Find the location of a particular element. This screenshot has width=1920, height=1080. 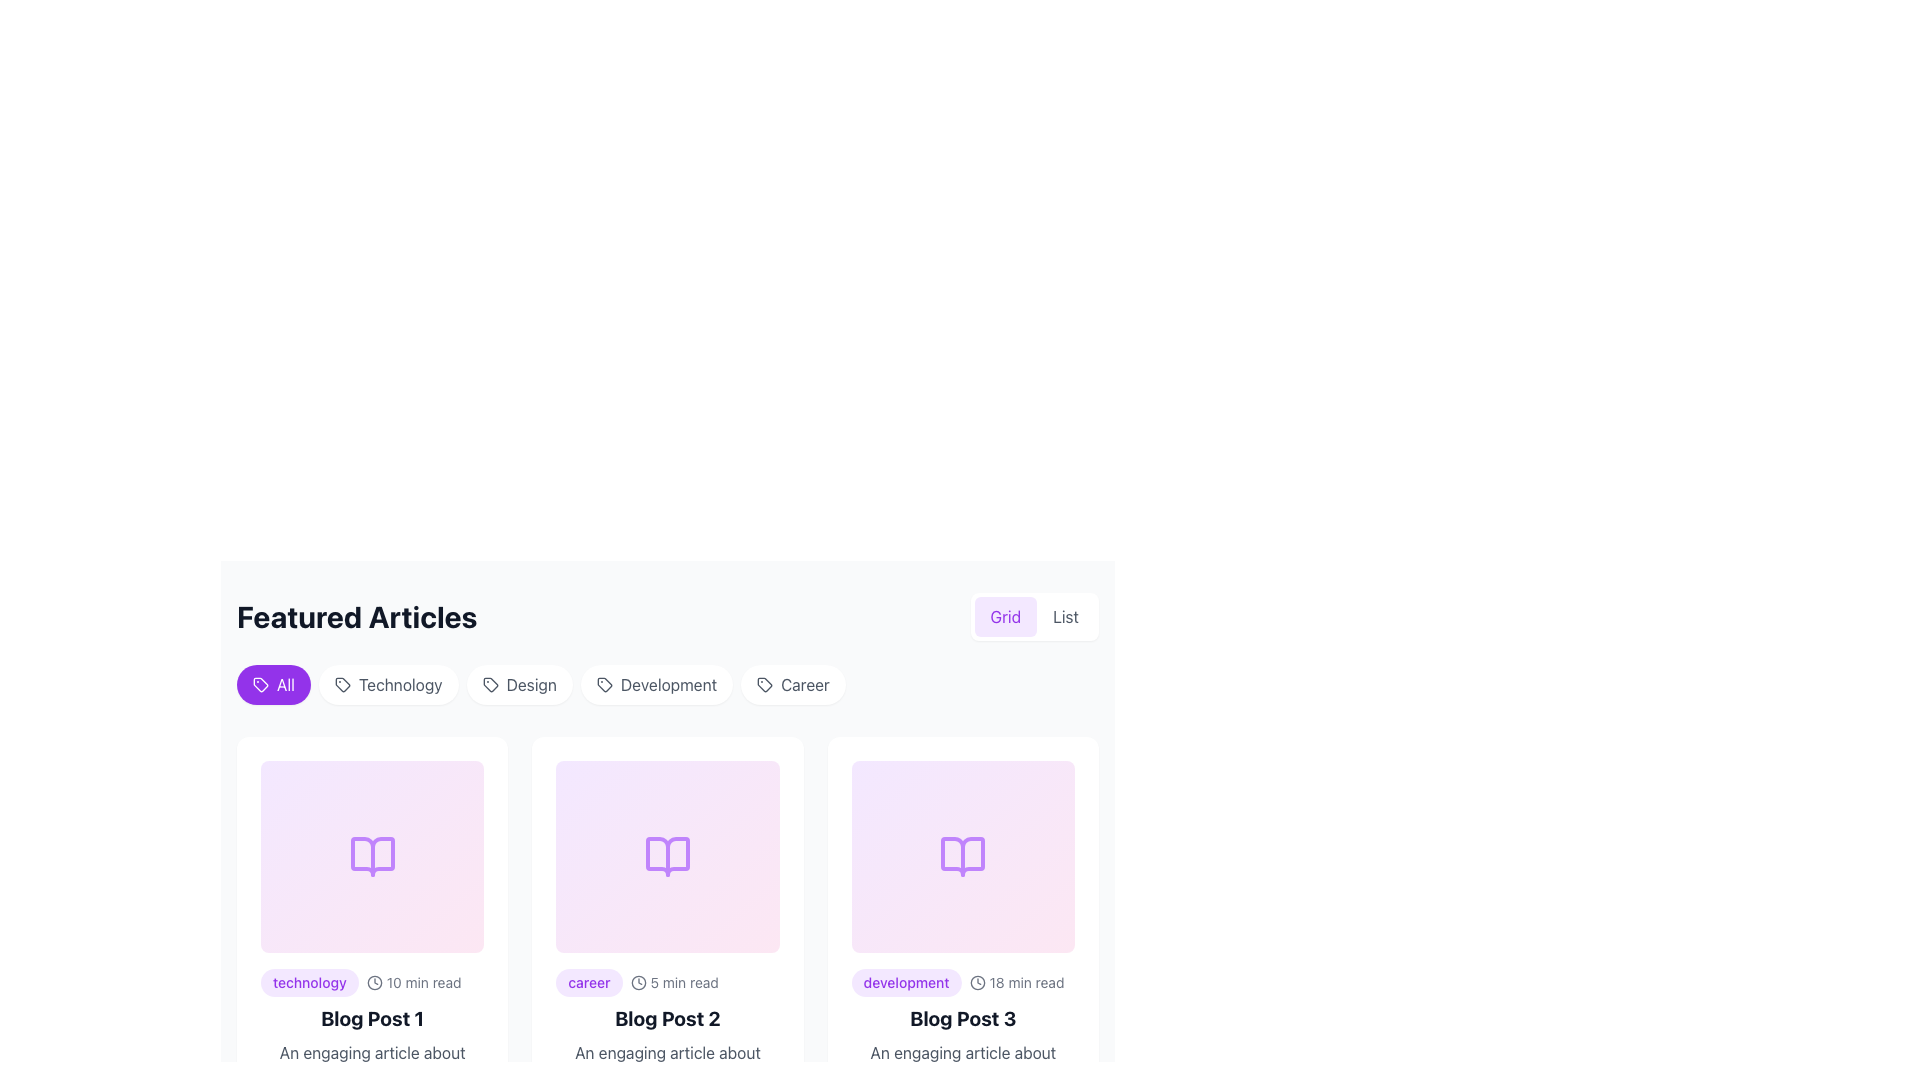

the 'All' button in the navigation bar is located at coordinates (667, 688).